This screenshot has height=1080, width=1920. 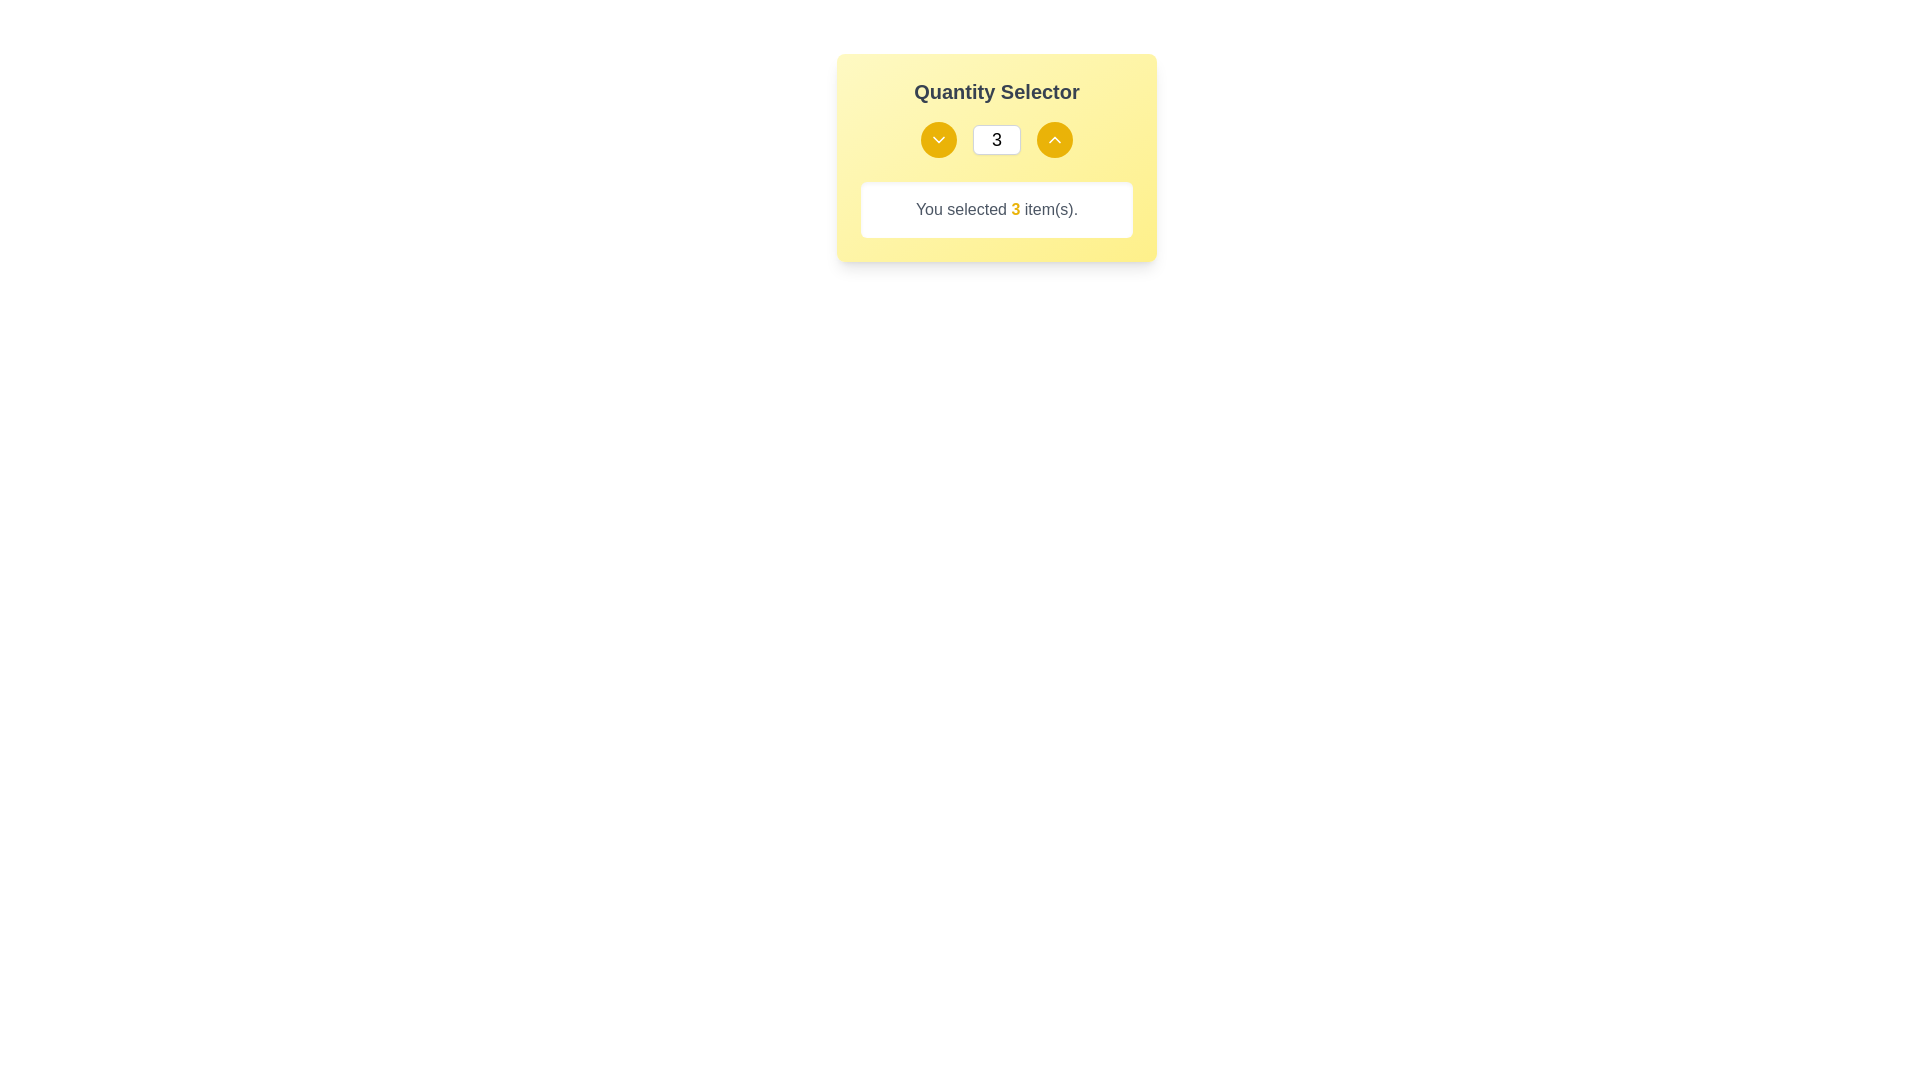 What do you see at coordinates (938, 138) in the screenshot?
I see `the decrease button that decreases the numeric value in the adjacent input box to observe visual feedback indicating interactivity` at bounding box center [938, 138].